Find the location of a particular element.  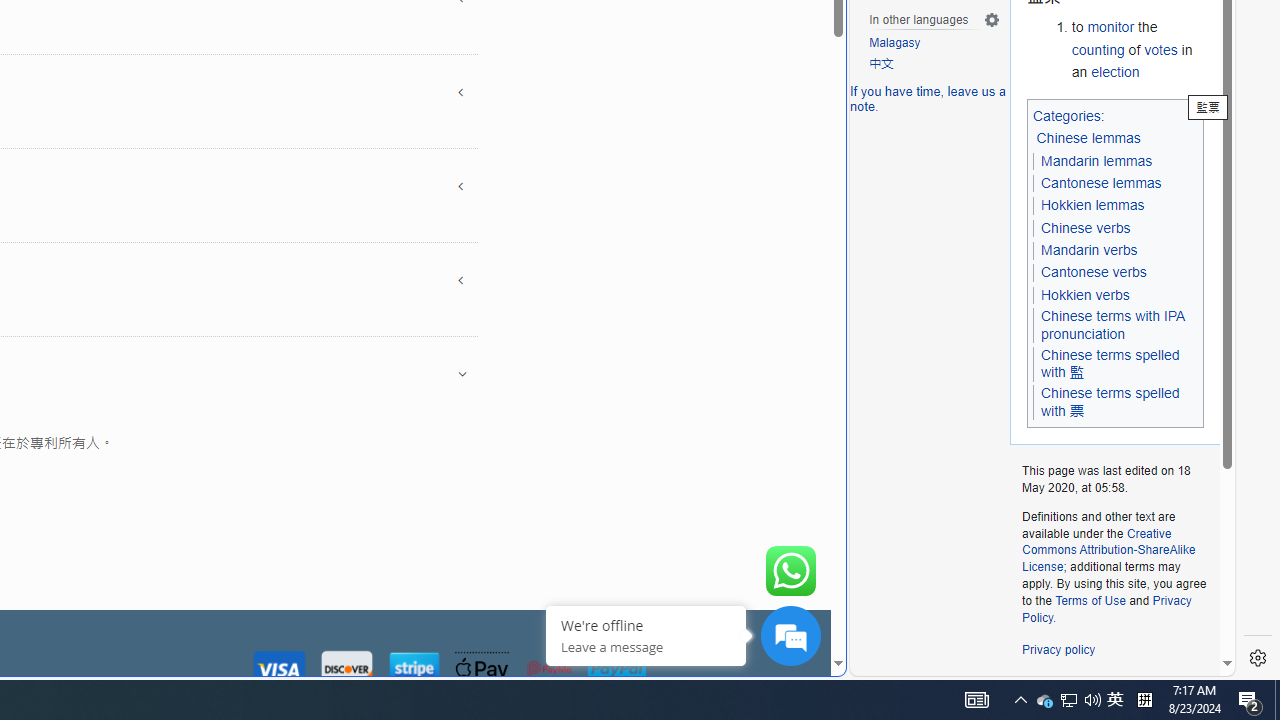

'Hokkien lemmas' is located at coordinates (1092, 205).